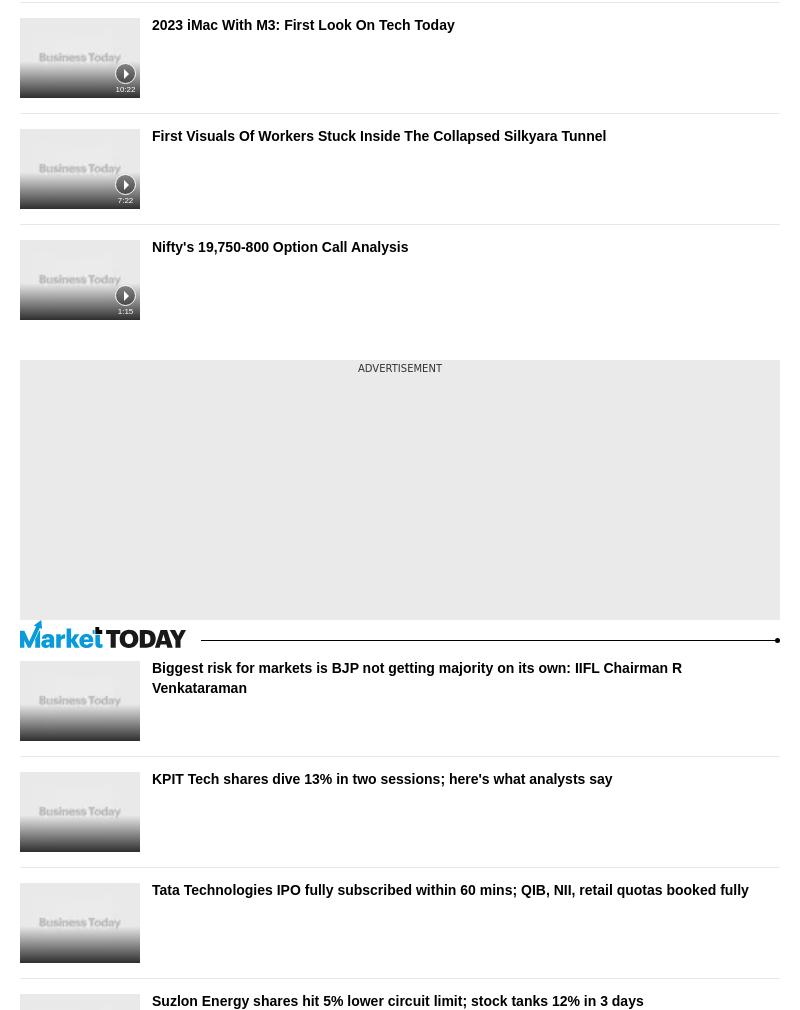  I want to click on '2023 iMac With M3: First Look On Tech Today', so click(302, 24).